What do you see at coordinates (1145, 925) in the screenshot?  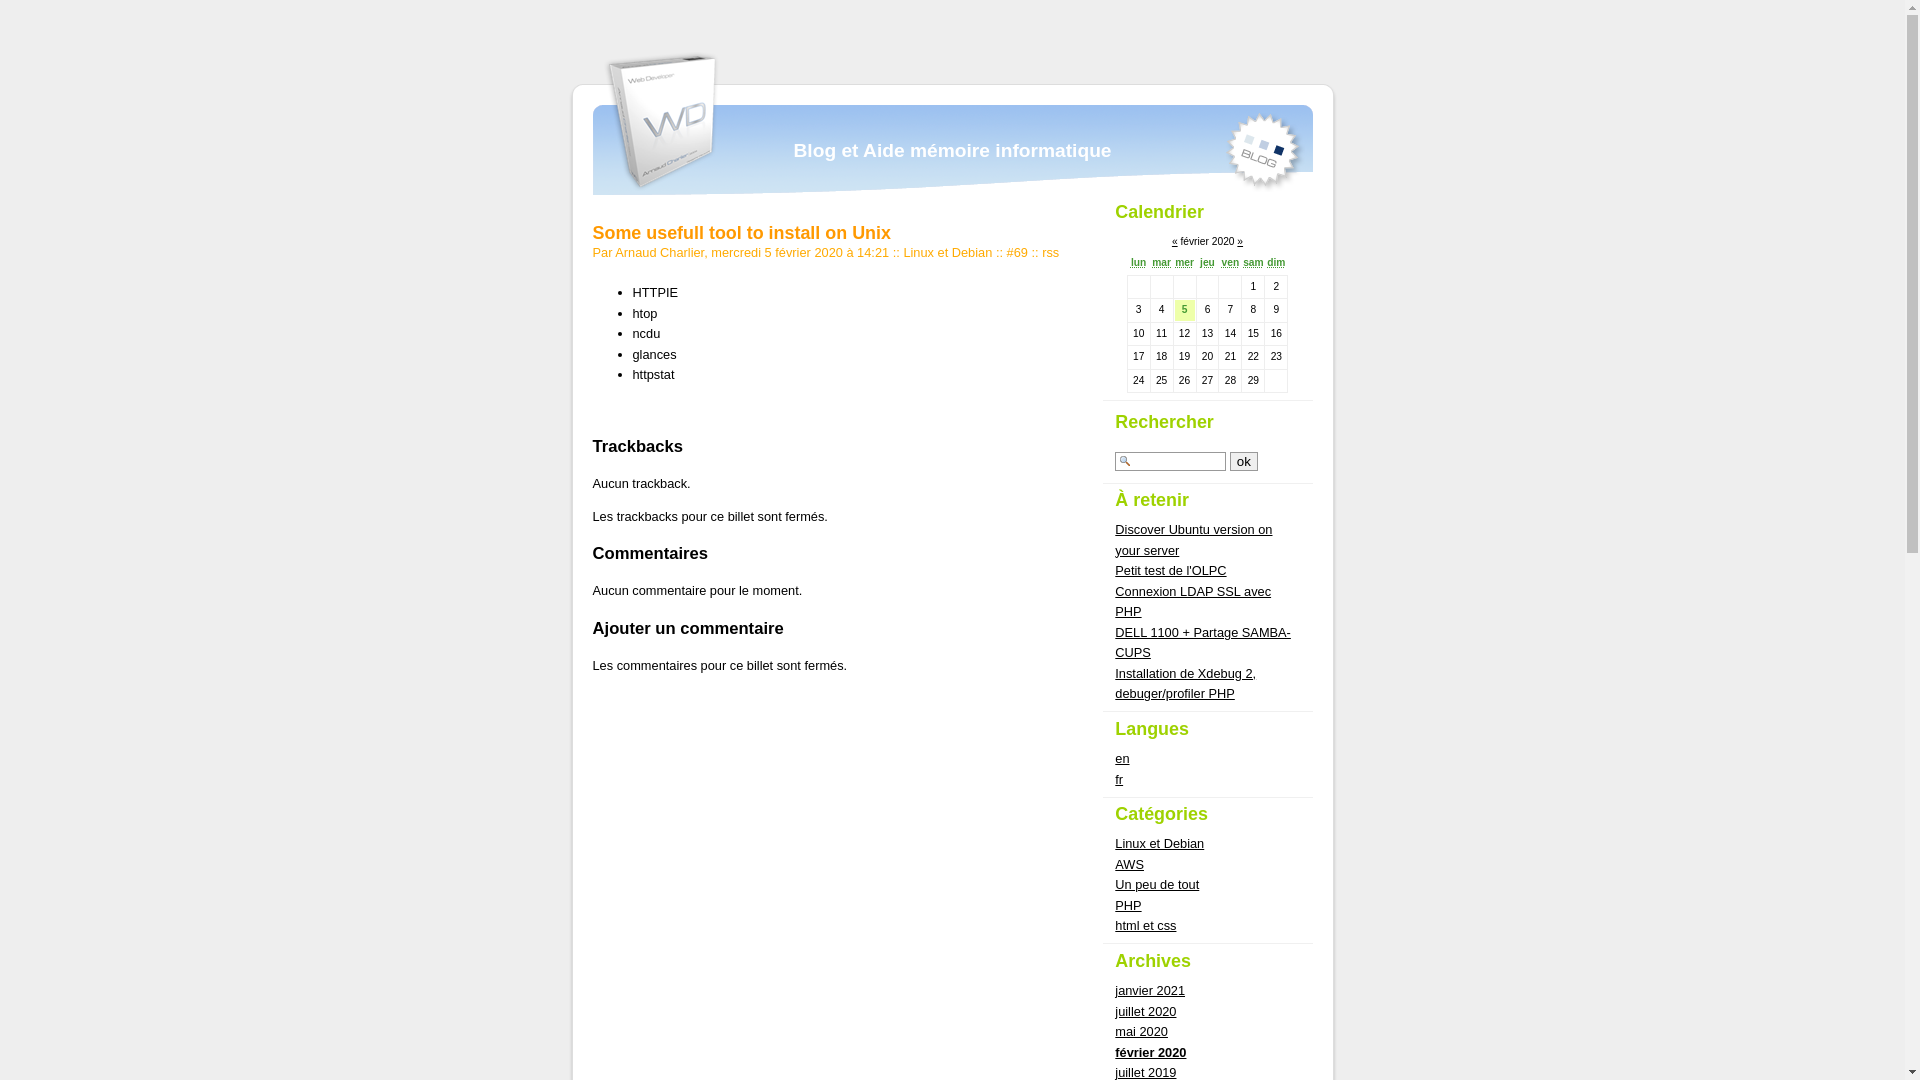 I see `'html et css'` at bounding box center [1145, 925].